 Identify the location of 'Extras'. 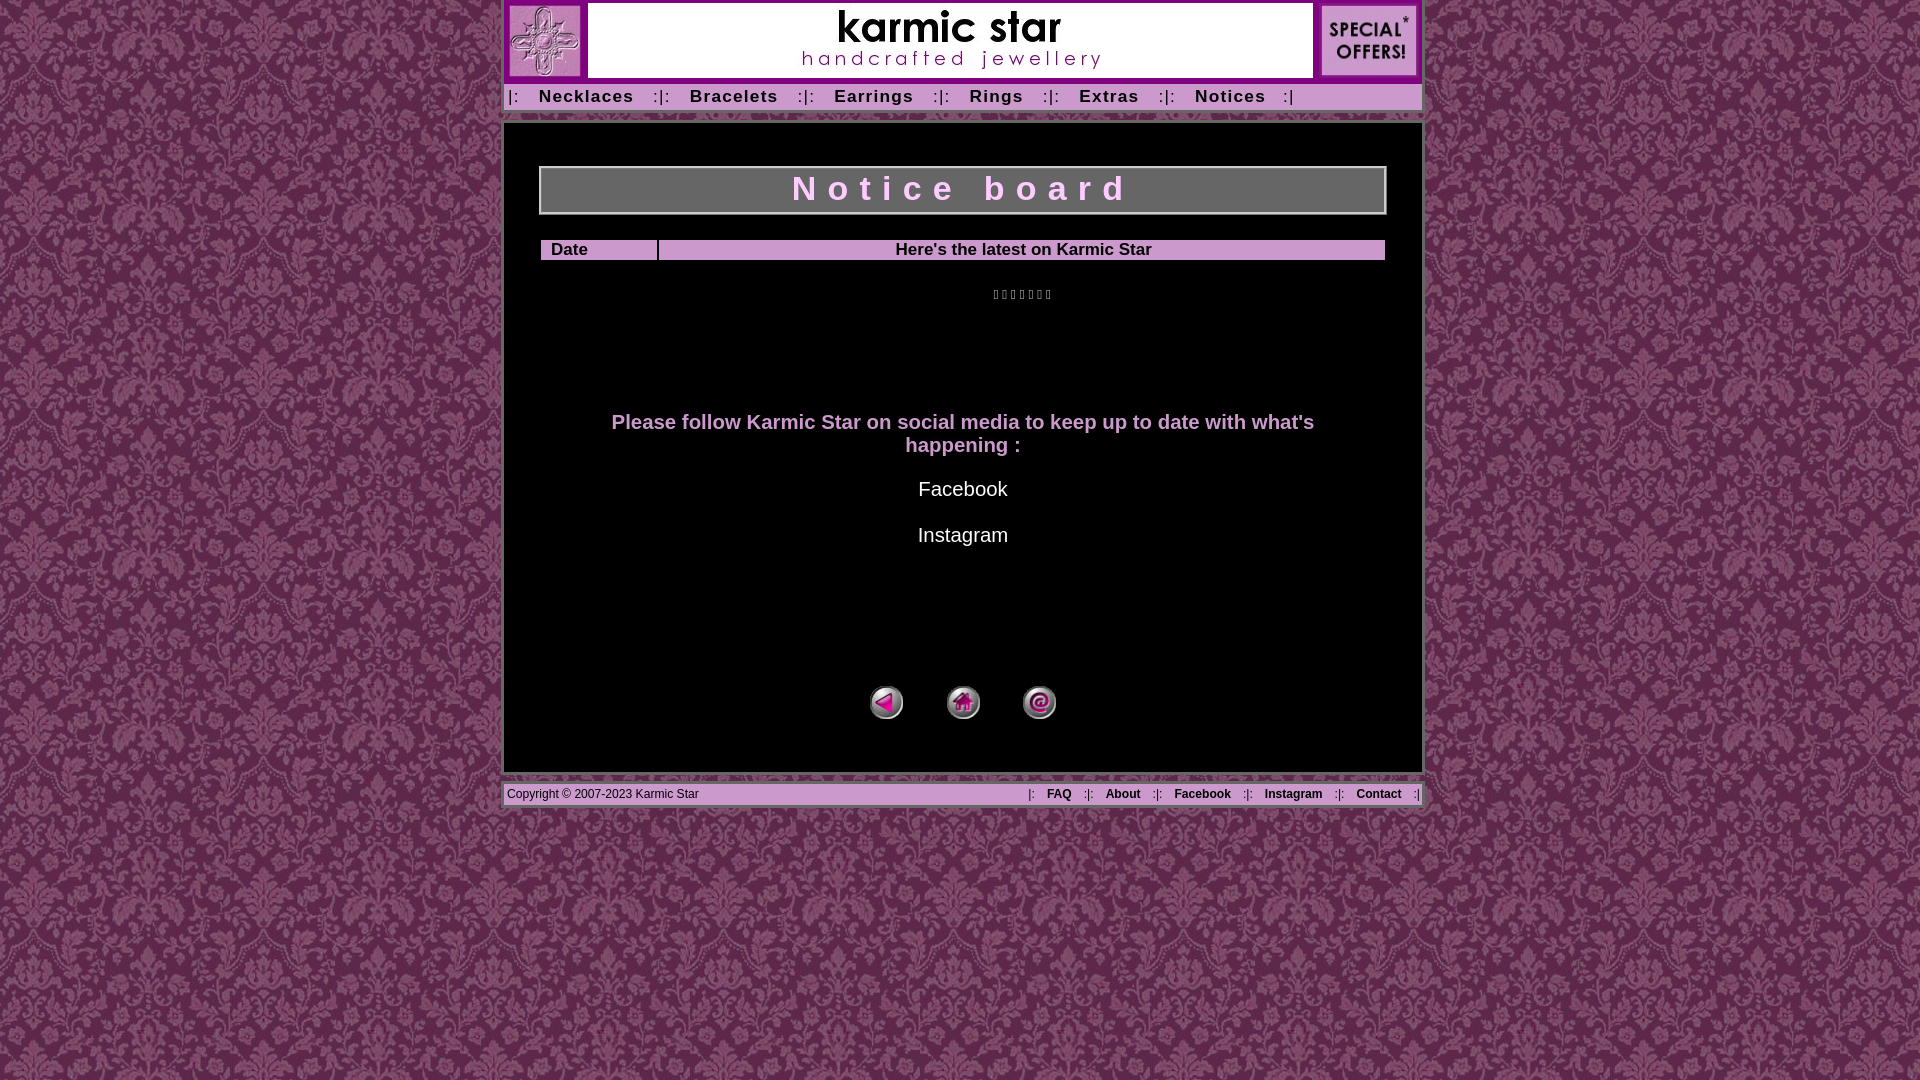
(1078, 96).